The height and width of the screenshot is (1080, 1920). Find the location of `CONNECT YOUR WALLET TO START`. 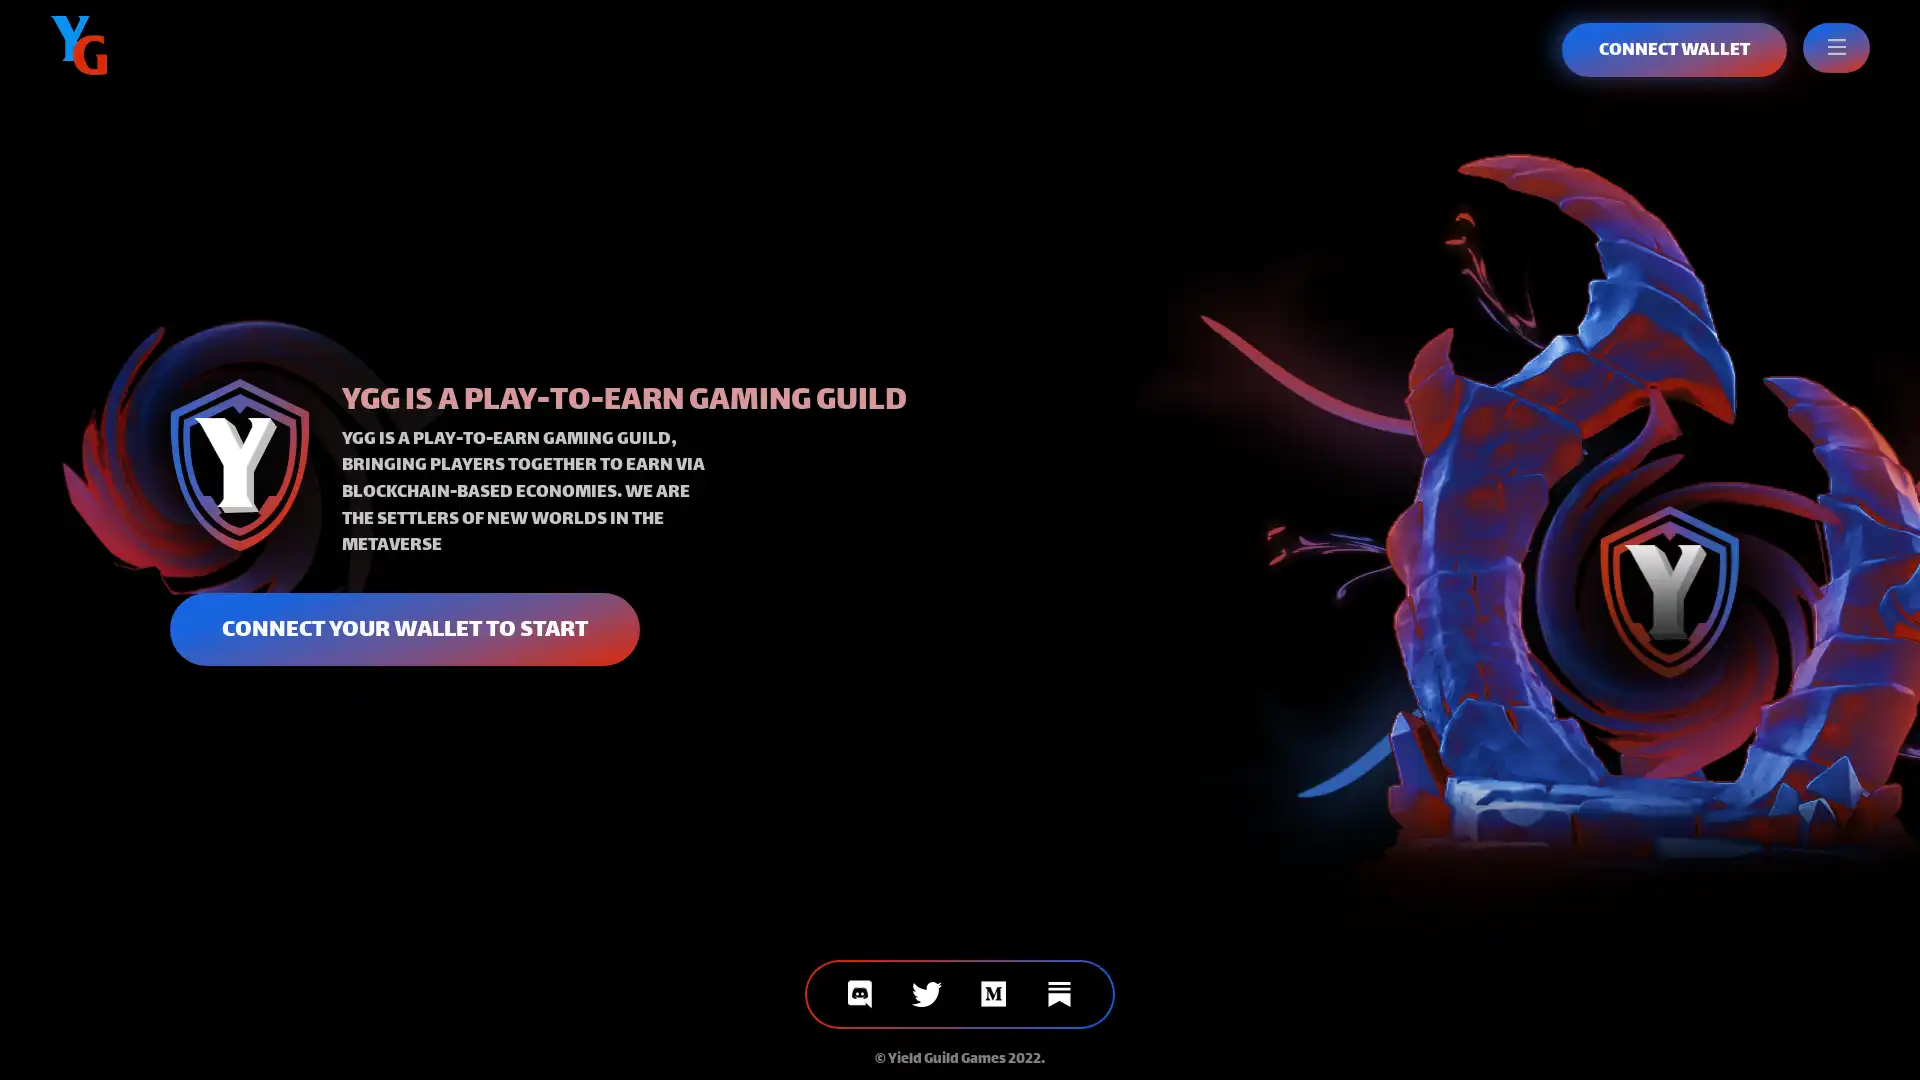

CONNECT YOUR WALLET TO START is located at coordinates (403, 627).